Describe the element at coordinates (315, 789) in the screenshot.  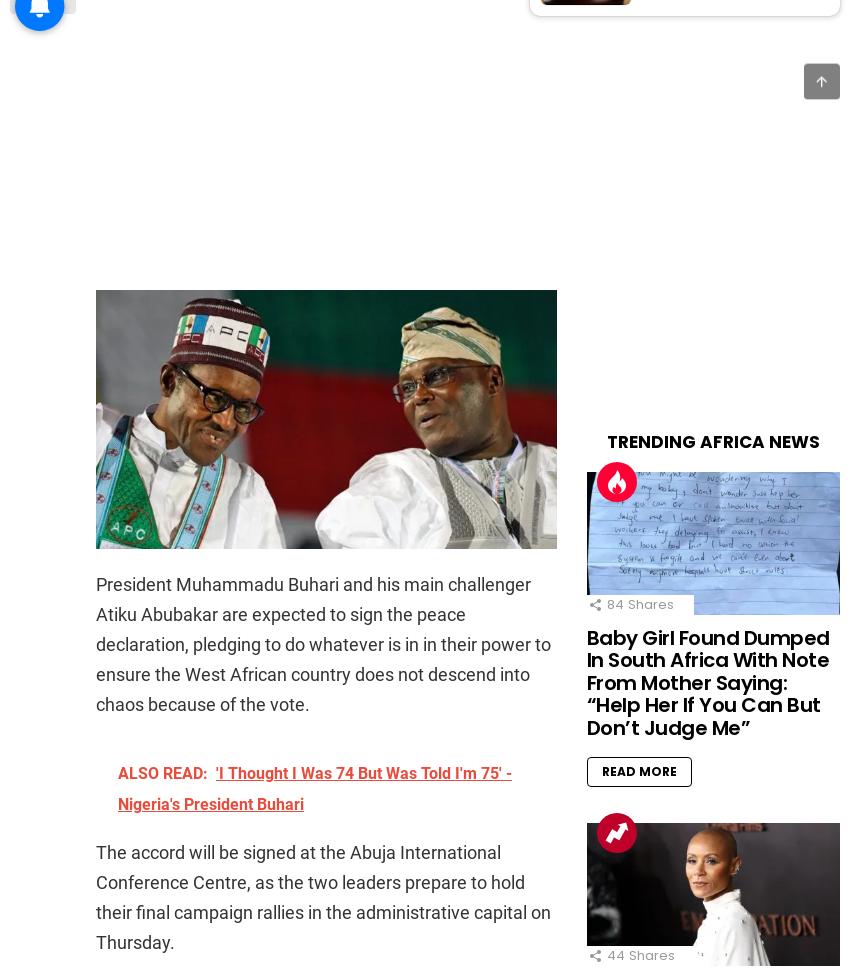
I see `''I Thought I Was 74 But Was Told I'm 75' - Nigeria's President Buhari'` at that location.